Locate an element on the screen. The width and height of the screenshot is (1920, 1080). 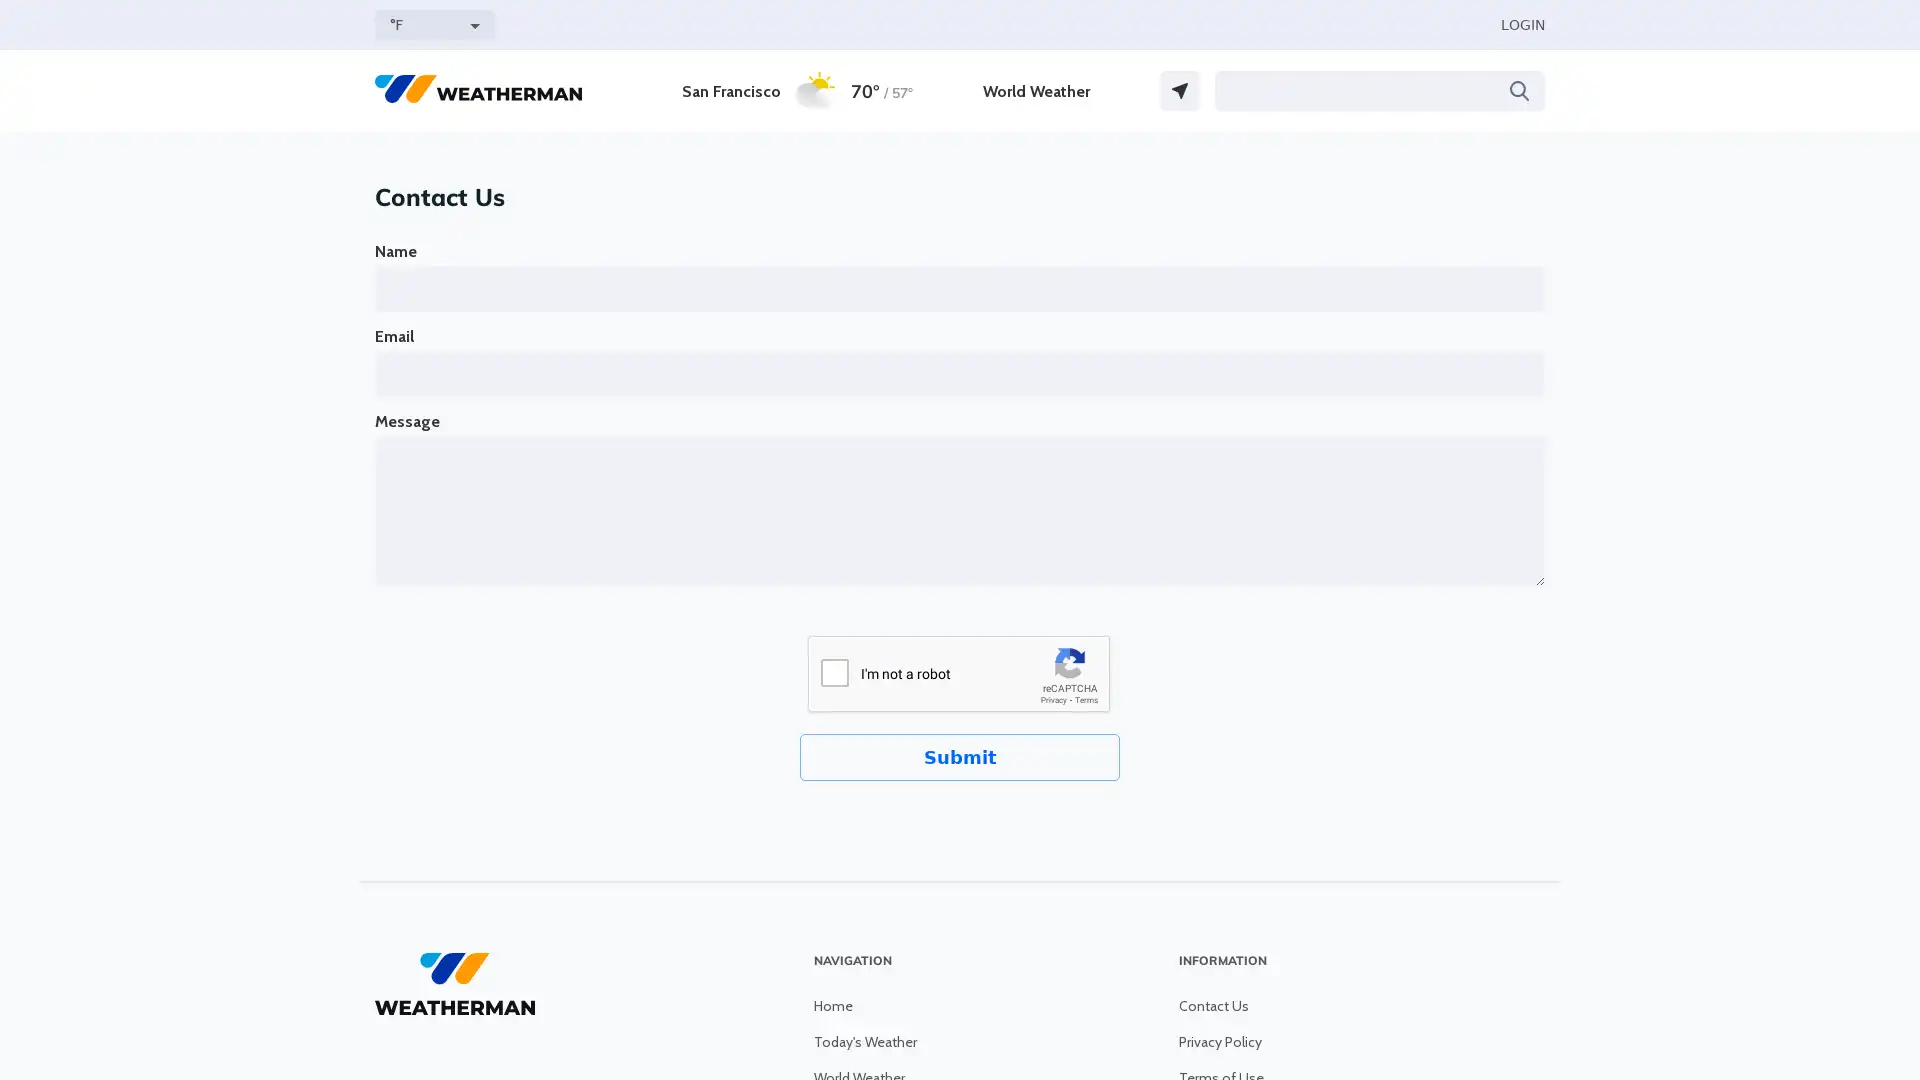
GPS Location is located at coordinates (1180, 91).